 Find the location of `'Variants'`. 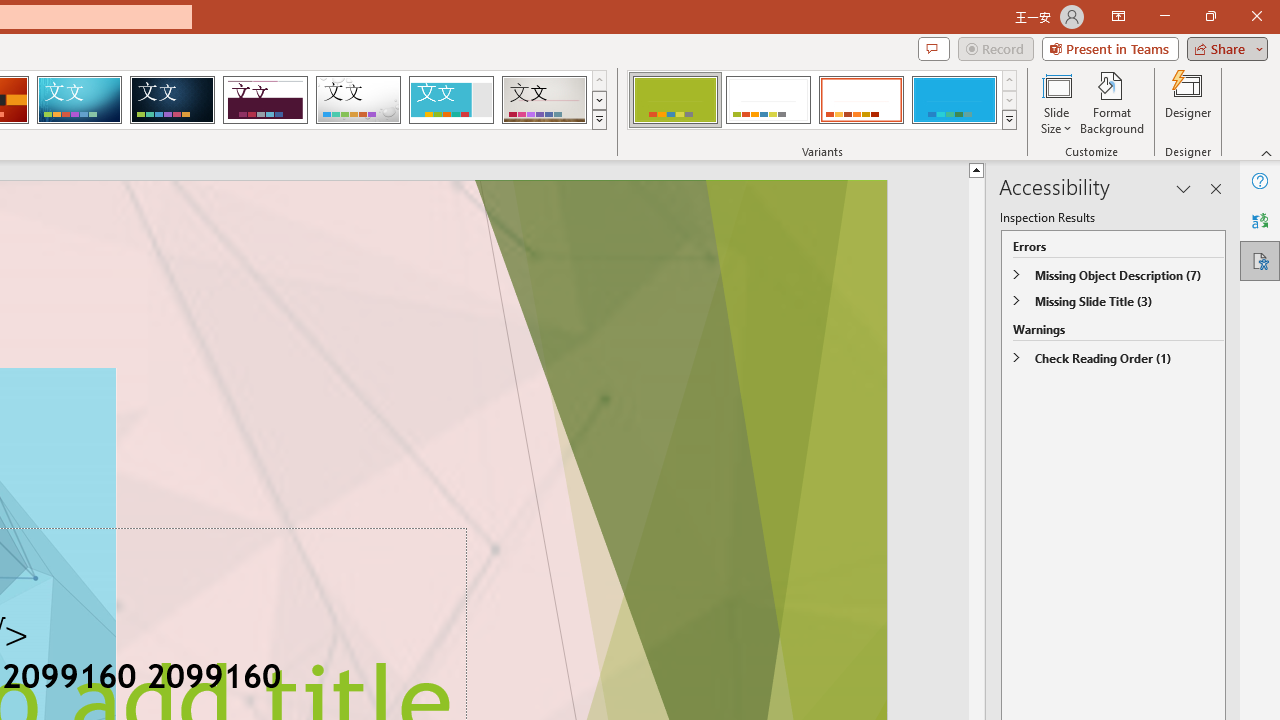

'Variants' is located at coordinates (1009, 120).